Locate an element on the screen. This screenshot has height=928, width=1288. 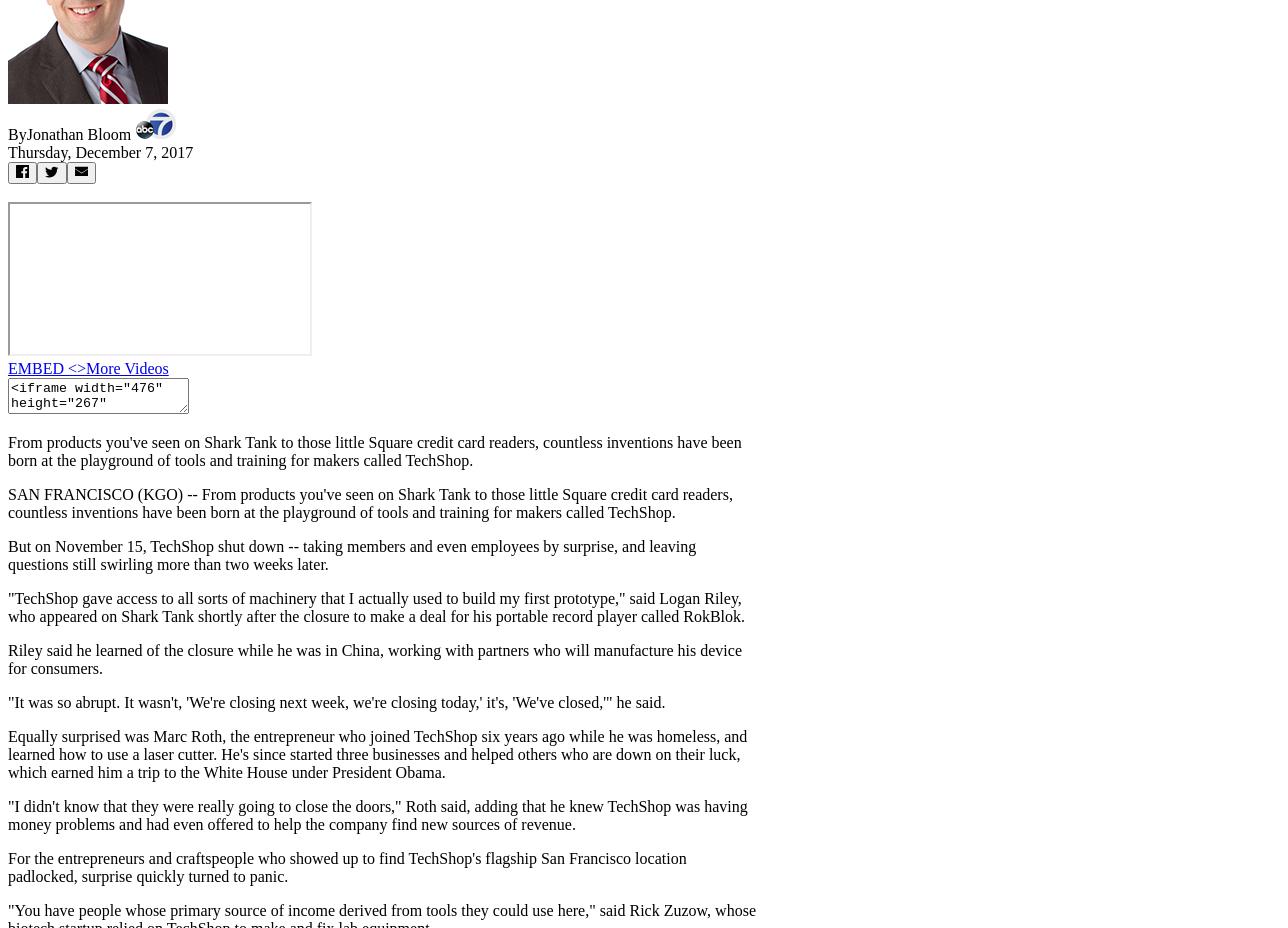
'Thursday, December 7, 2017' is located at coordinates (99, 151).